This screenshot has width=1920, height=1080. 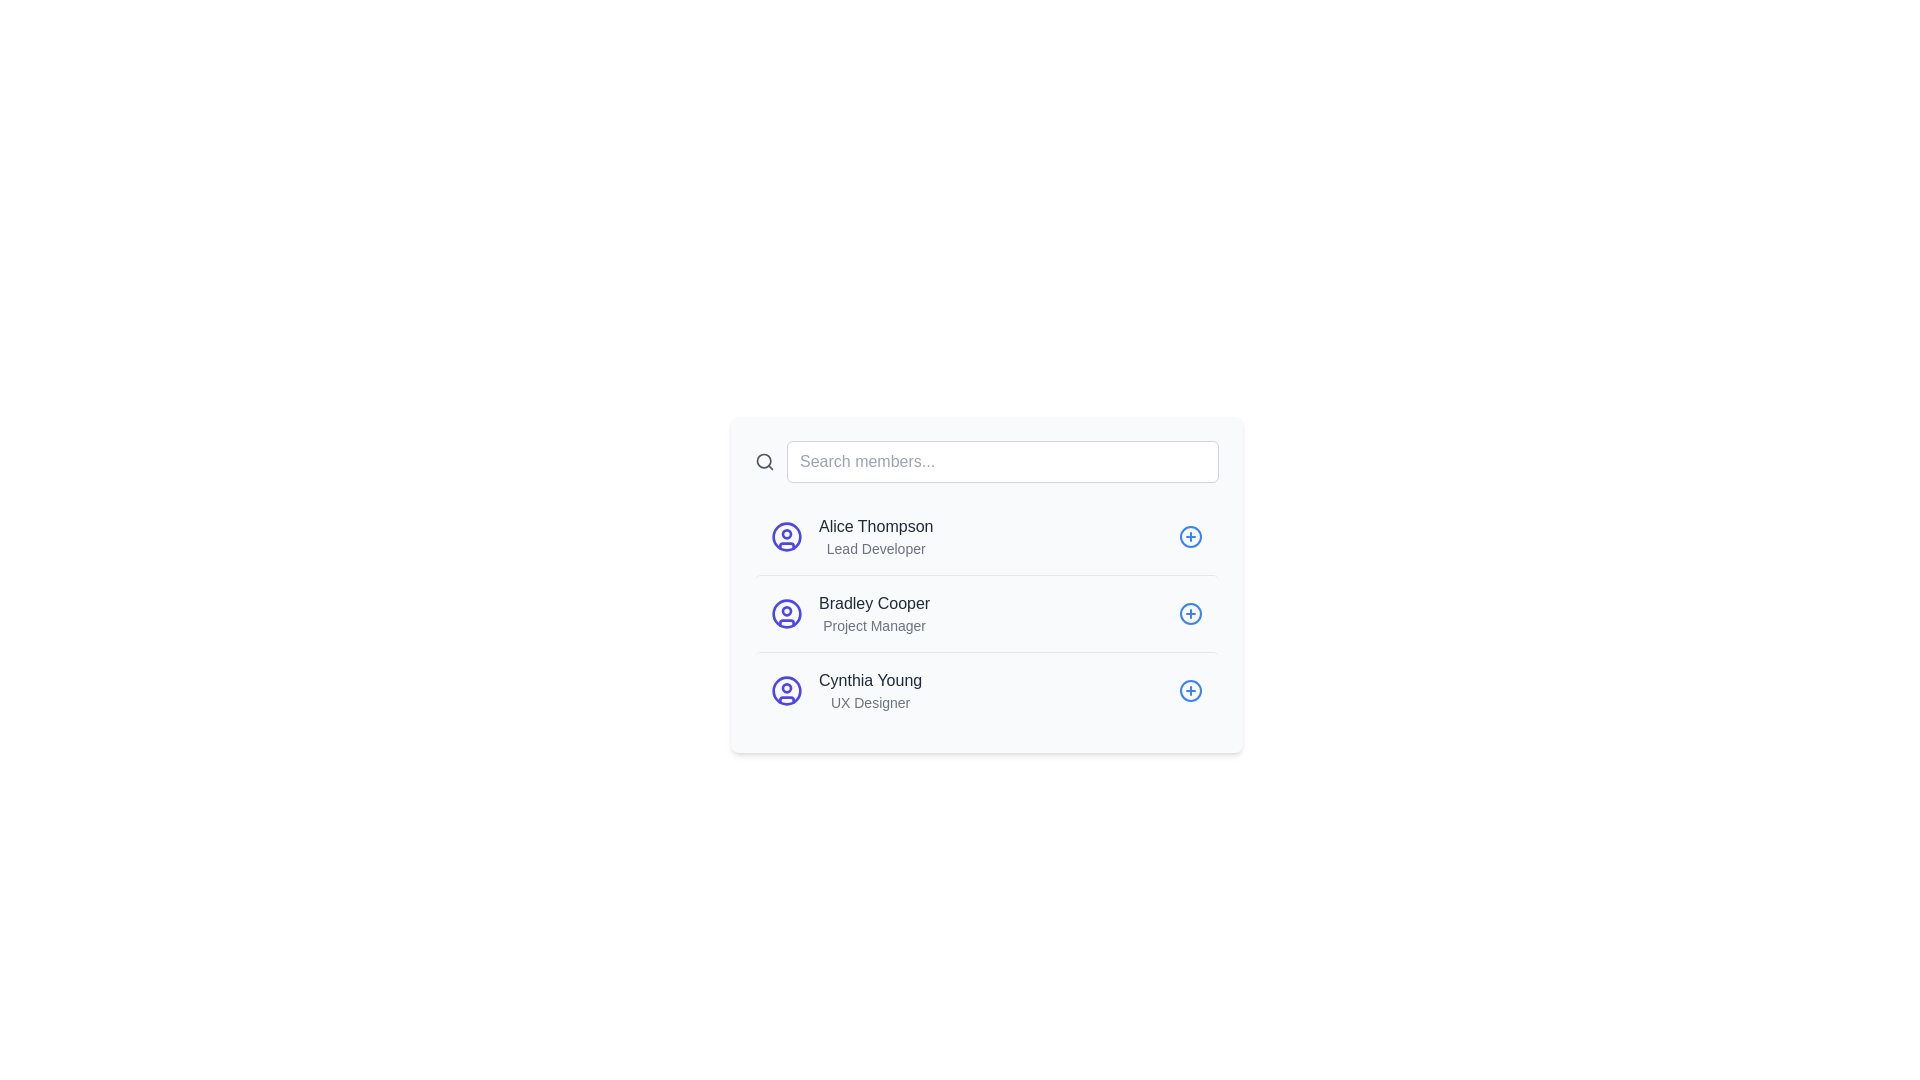 What do you see at coordinates (874, 612) in the screenshot?
I see `the text block displaying 'Bradley Cooper, Project Manager' in the second row of the member list under the header 'Search members...' in the modal` at bounding box center [874, 612].